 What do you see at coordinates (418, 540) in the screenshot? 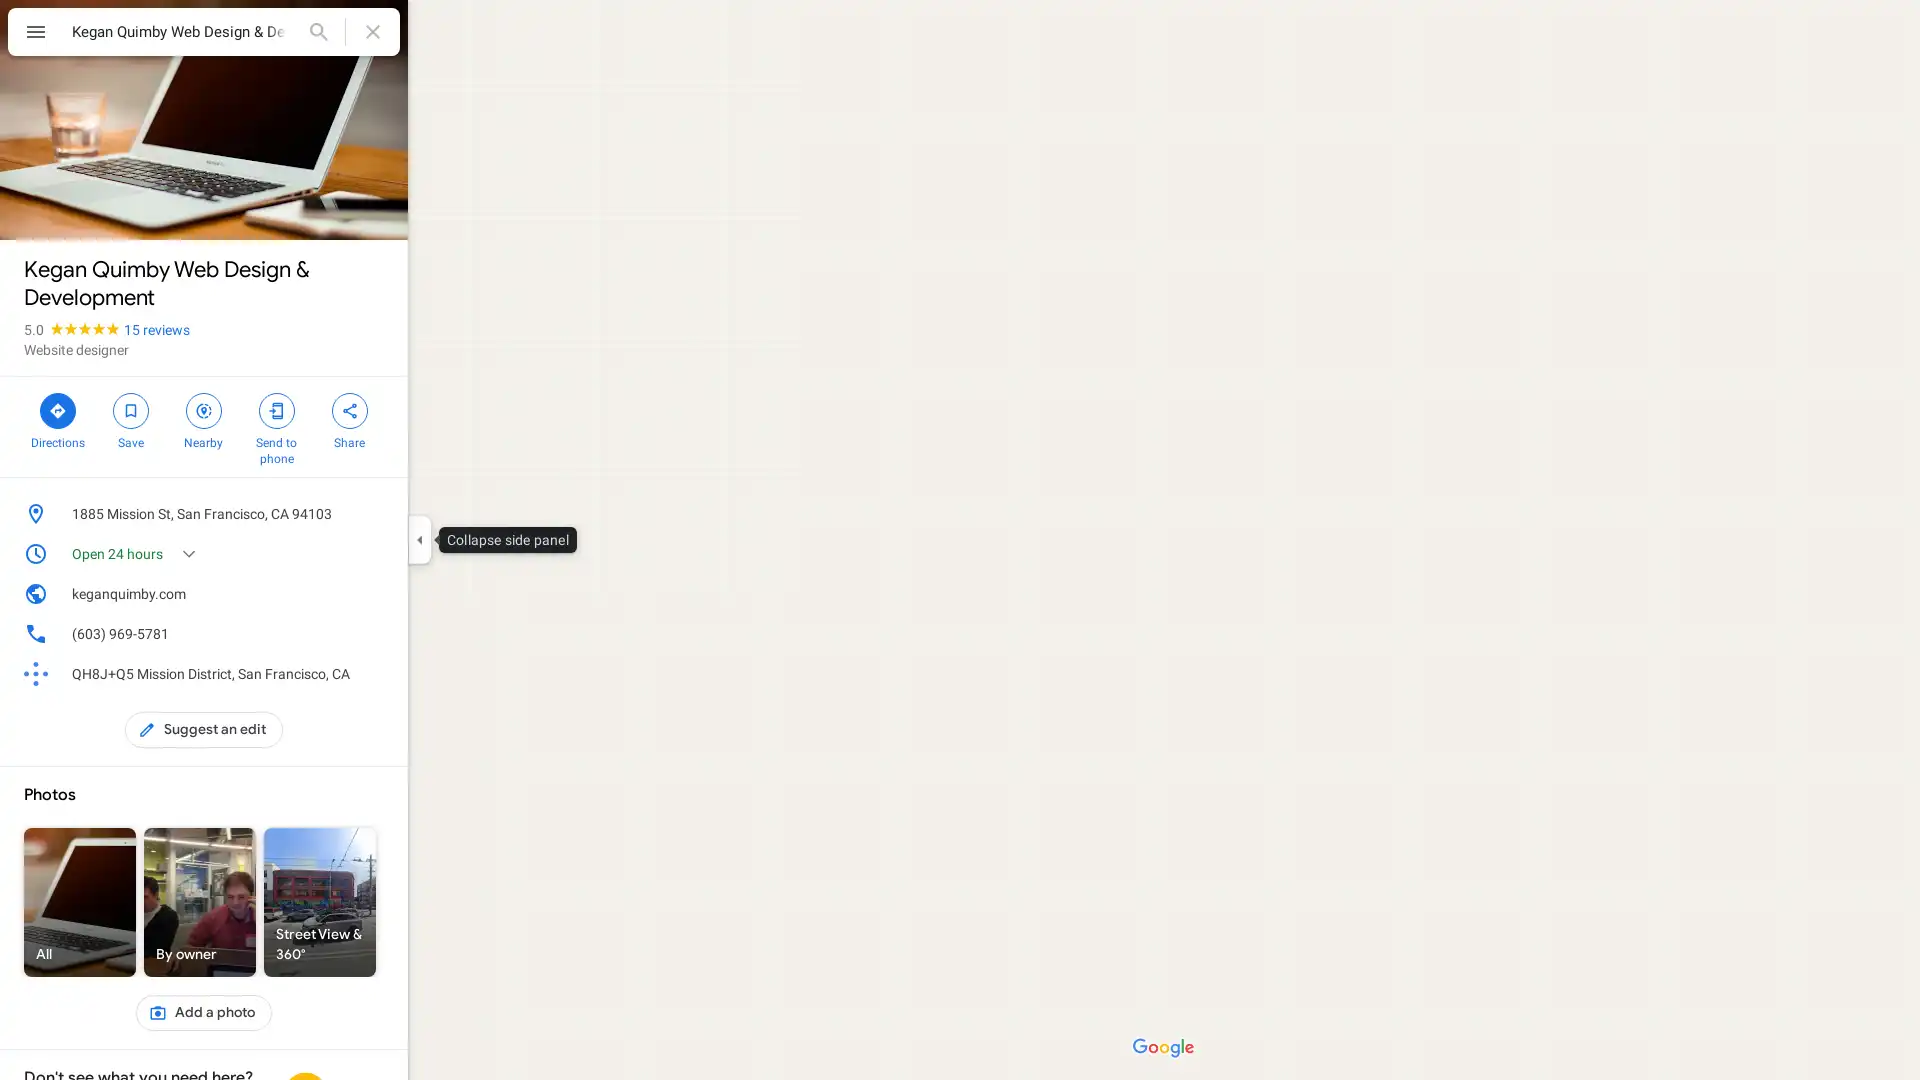
I see `Collapse side panel` at bounding box center [418, 540].